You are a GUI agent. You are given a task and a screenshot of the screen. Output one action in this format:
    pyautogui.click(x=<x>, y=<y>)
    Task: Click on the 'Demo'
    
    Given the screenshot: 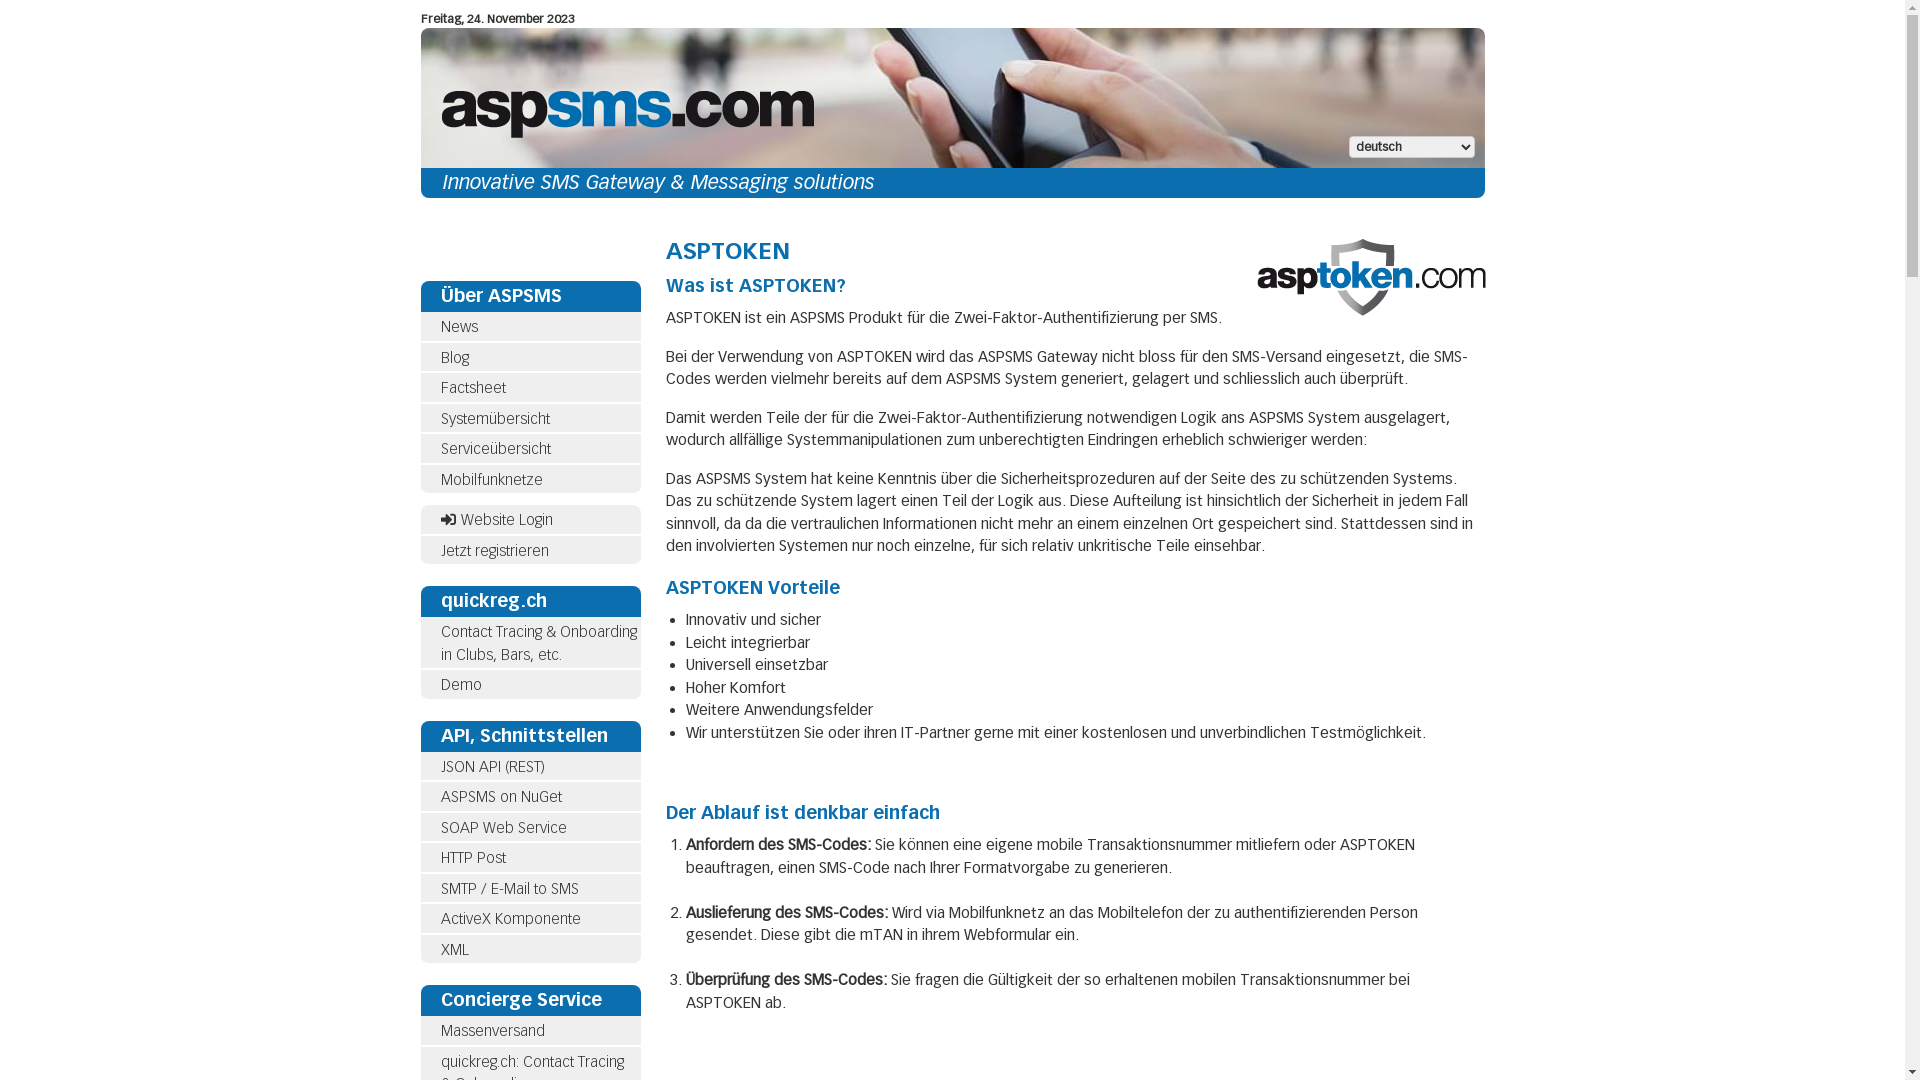 What is the action you would take?
    pyautogui.click(x=529, y=684)
    